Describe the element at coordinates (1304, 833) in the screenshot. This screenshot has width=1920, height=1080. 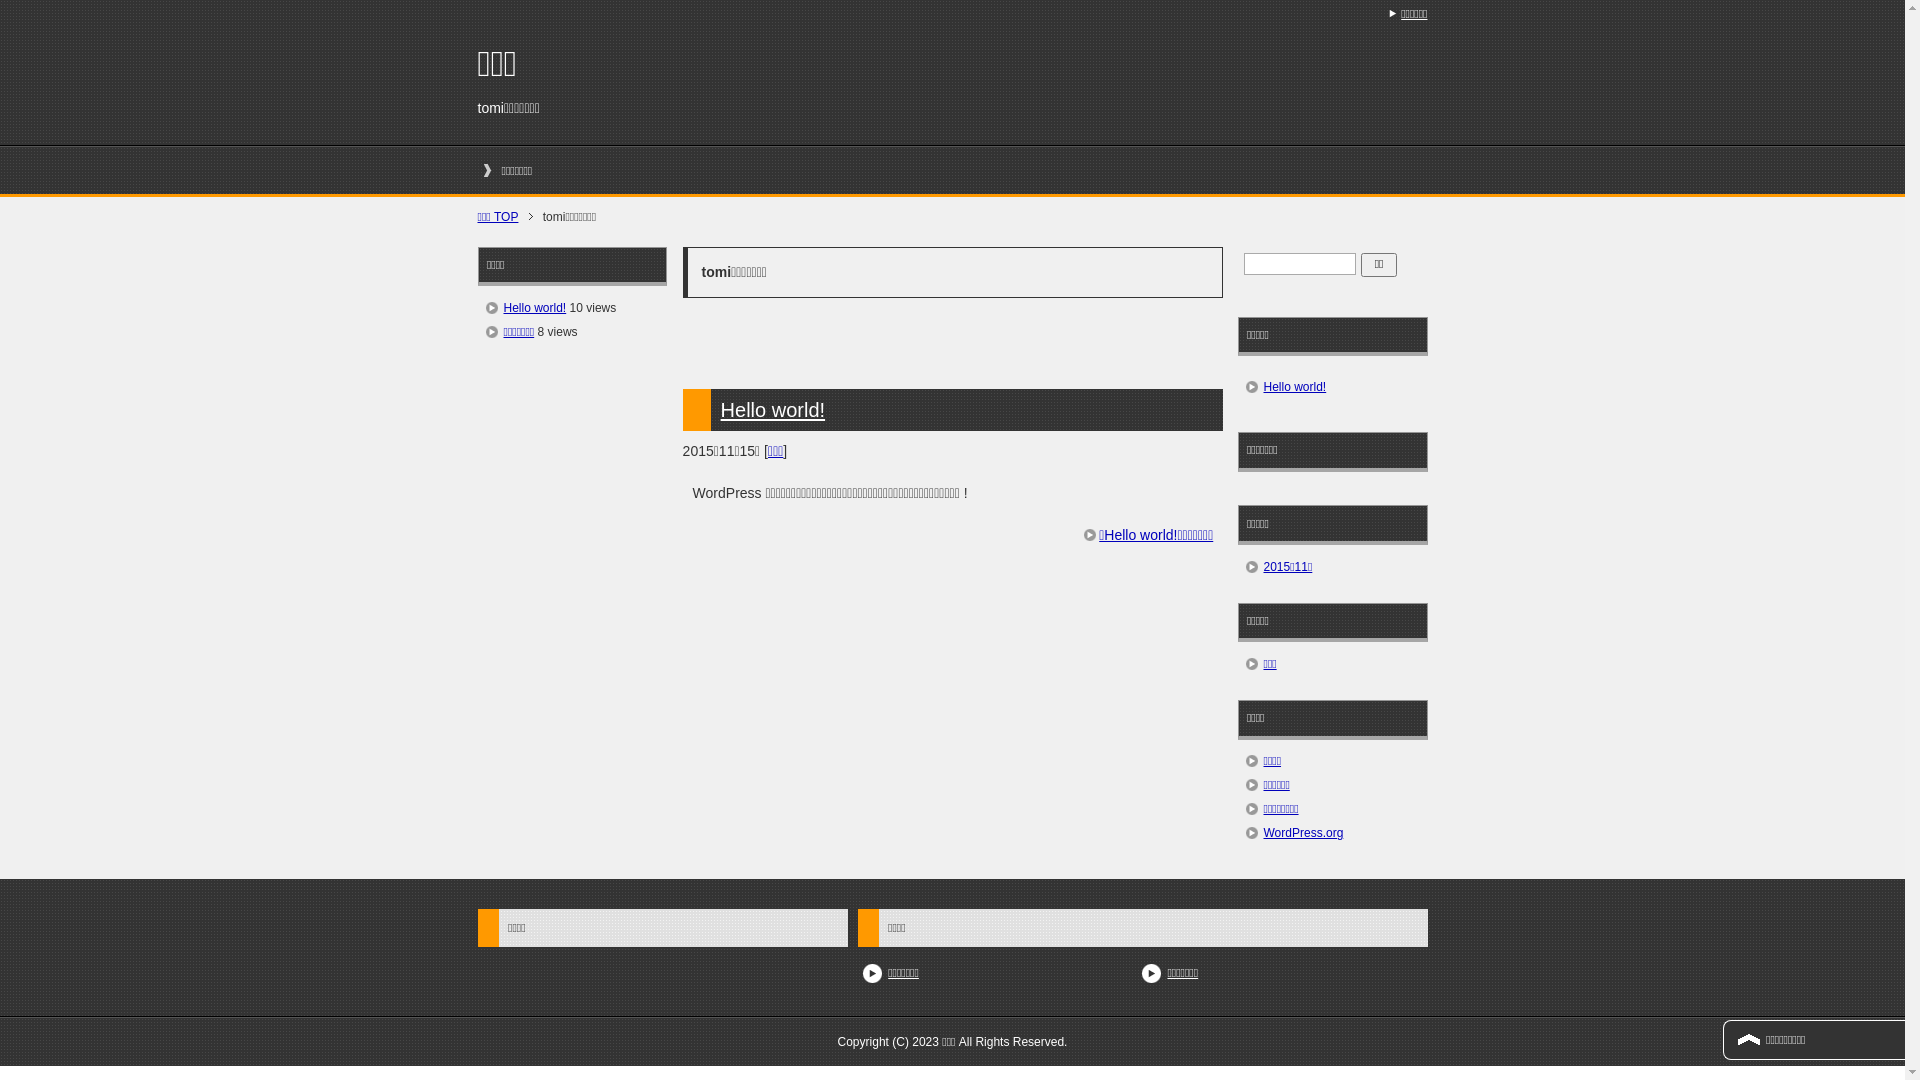
I see `'WordPress.org'` at that location.